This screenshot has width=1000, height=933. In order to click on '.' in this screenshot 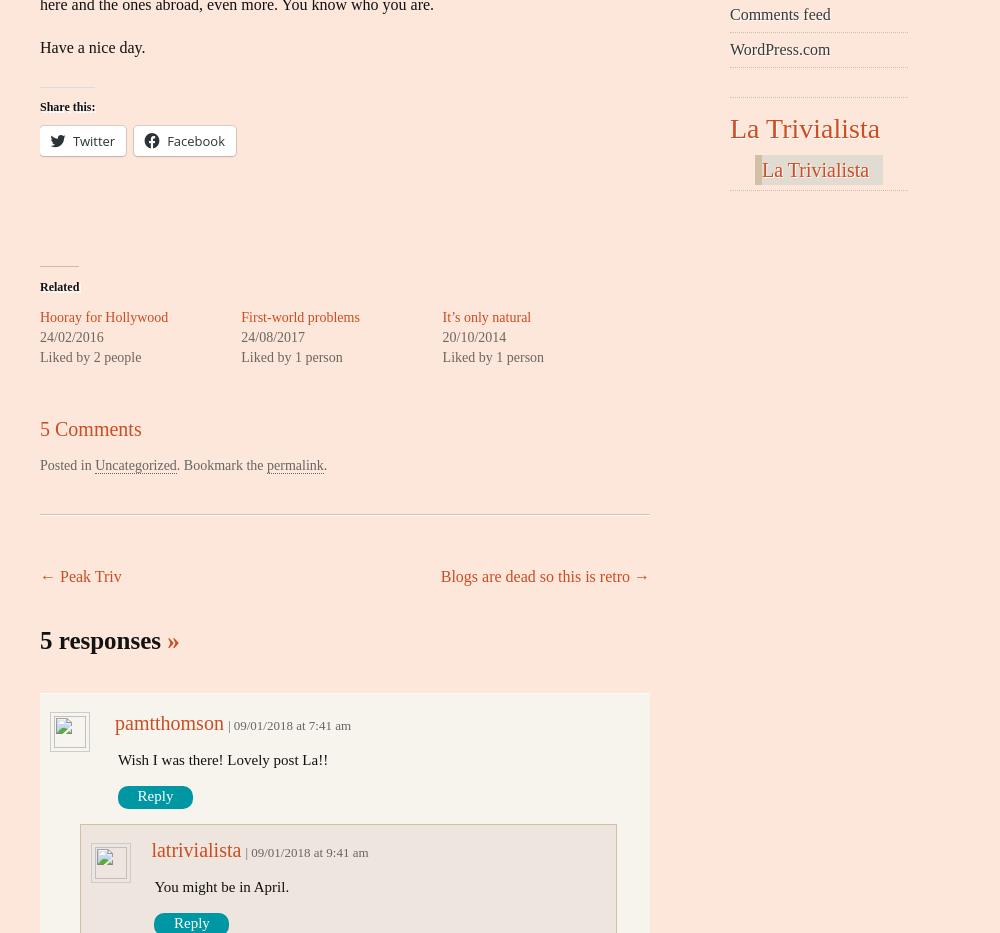, I will do `click(322, 464)`.